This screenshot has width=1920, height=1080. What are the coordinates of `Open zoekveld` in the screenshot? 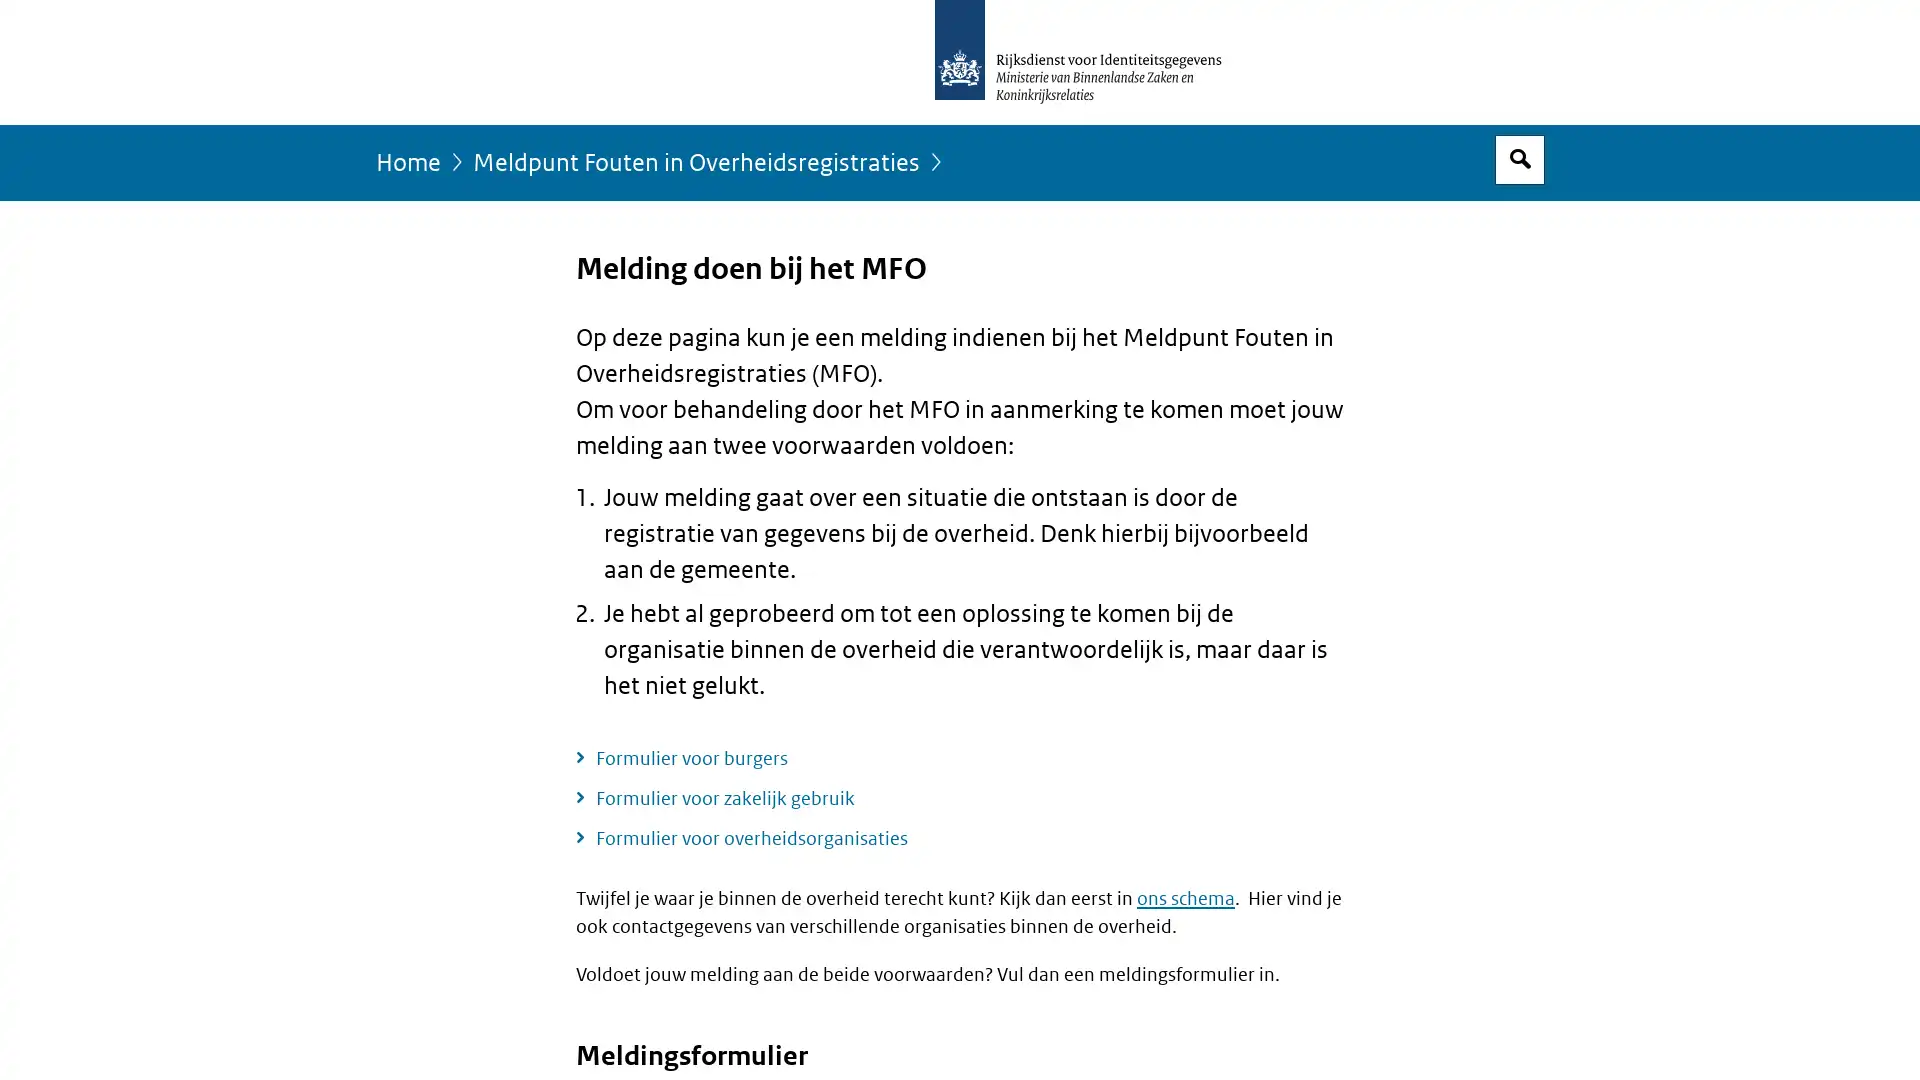 It's located at (1520, 158).